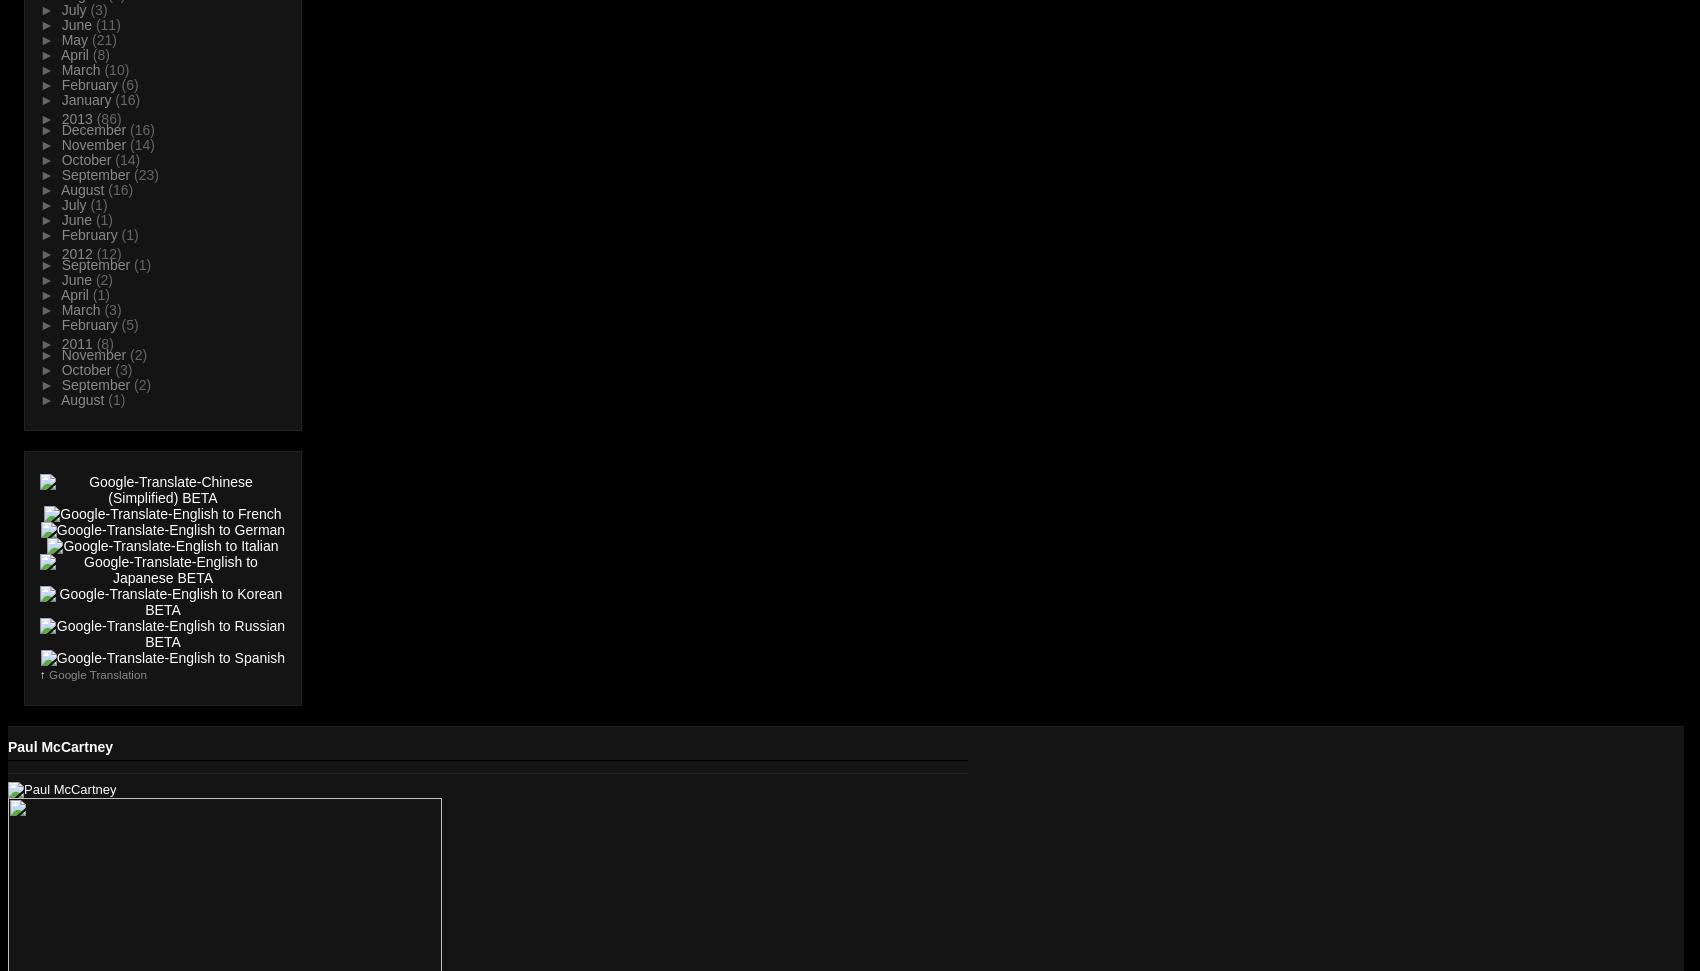  What do you see at coordinates (78, 253) in the screenshot?
I see `'2012'` at bounding box center [78, 253].